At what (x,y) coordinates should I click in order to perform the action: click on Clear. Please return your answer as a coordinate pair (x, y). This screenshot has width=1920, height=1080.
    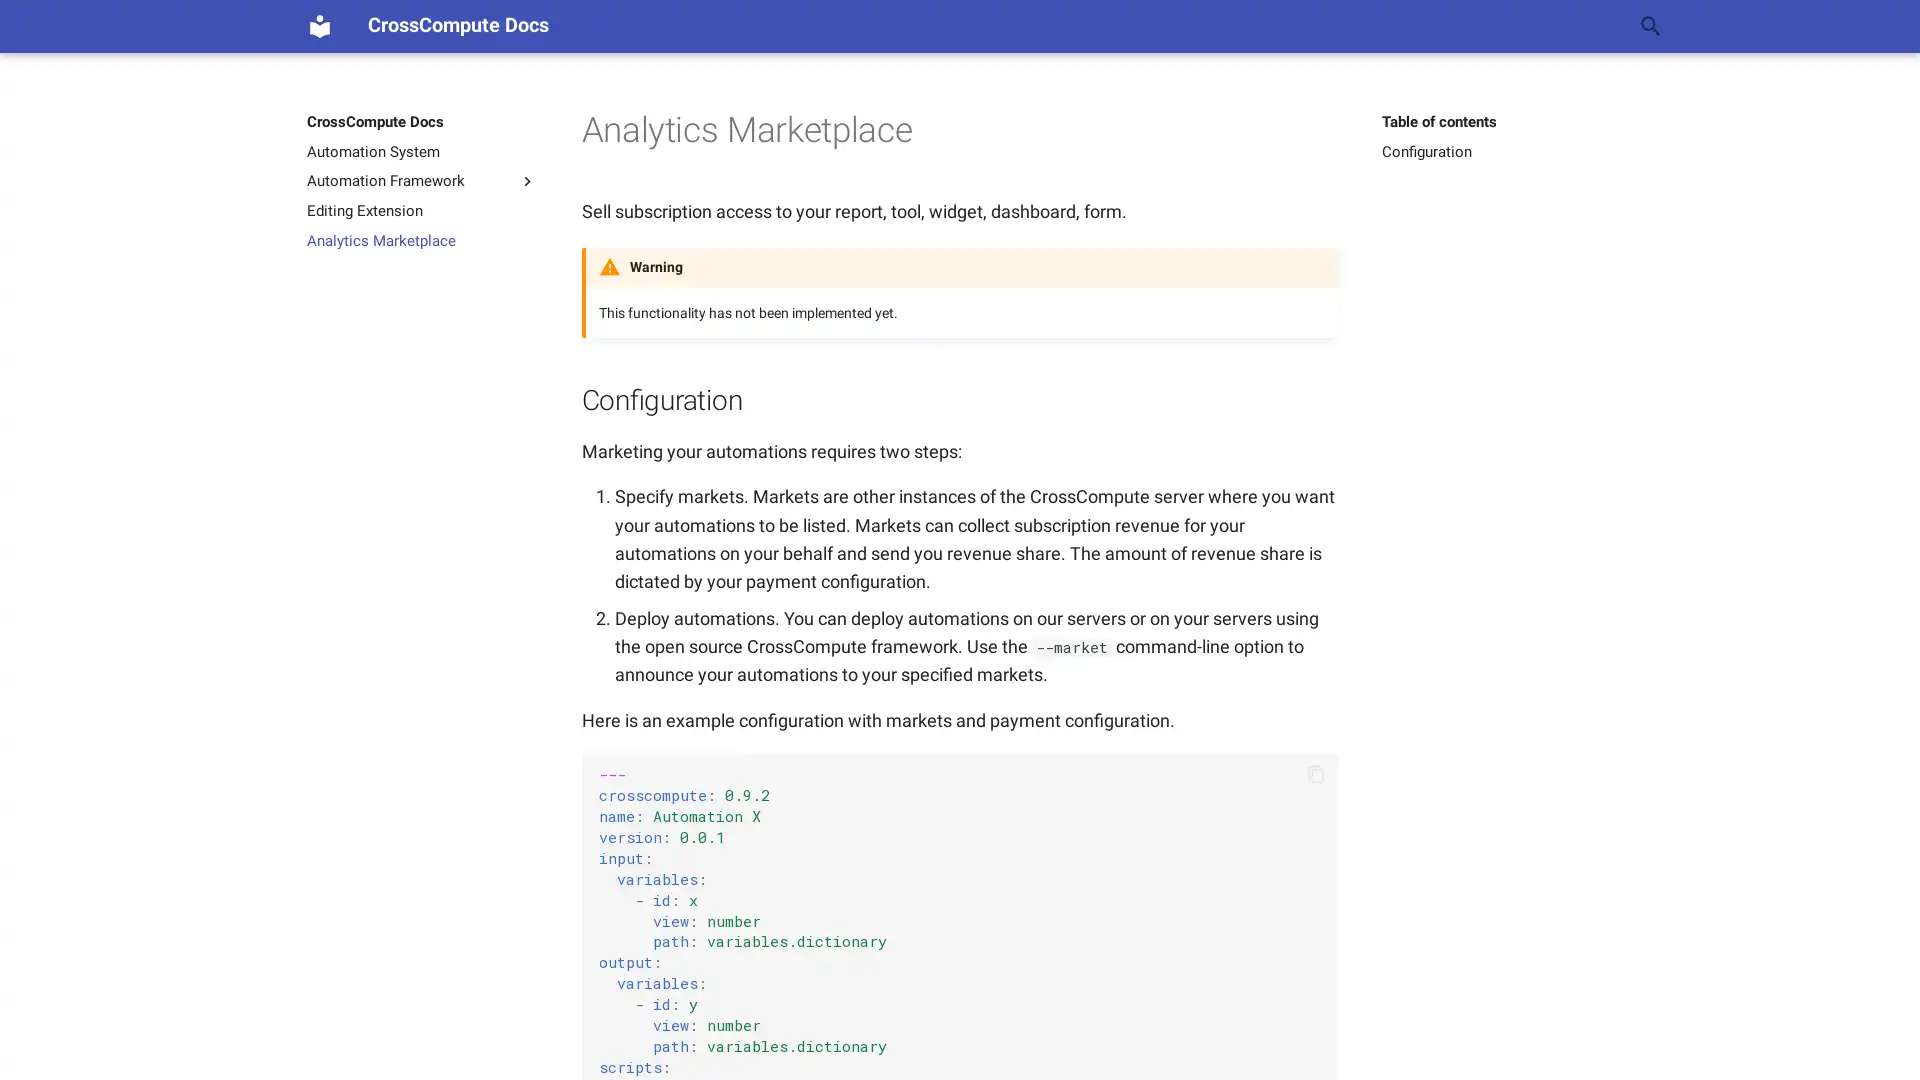
    Looking at the image, I should click on (1602, 26).